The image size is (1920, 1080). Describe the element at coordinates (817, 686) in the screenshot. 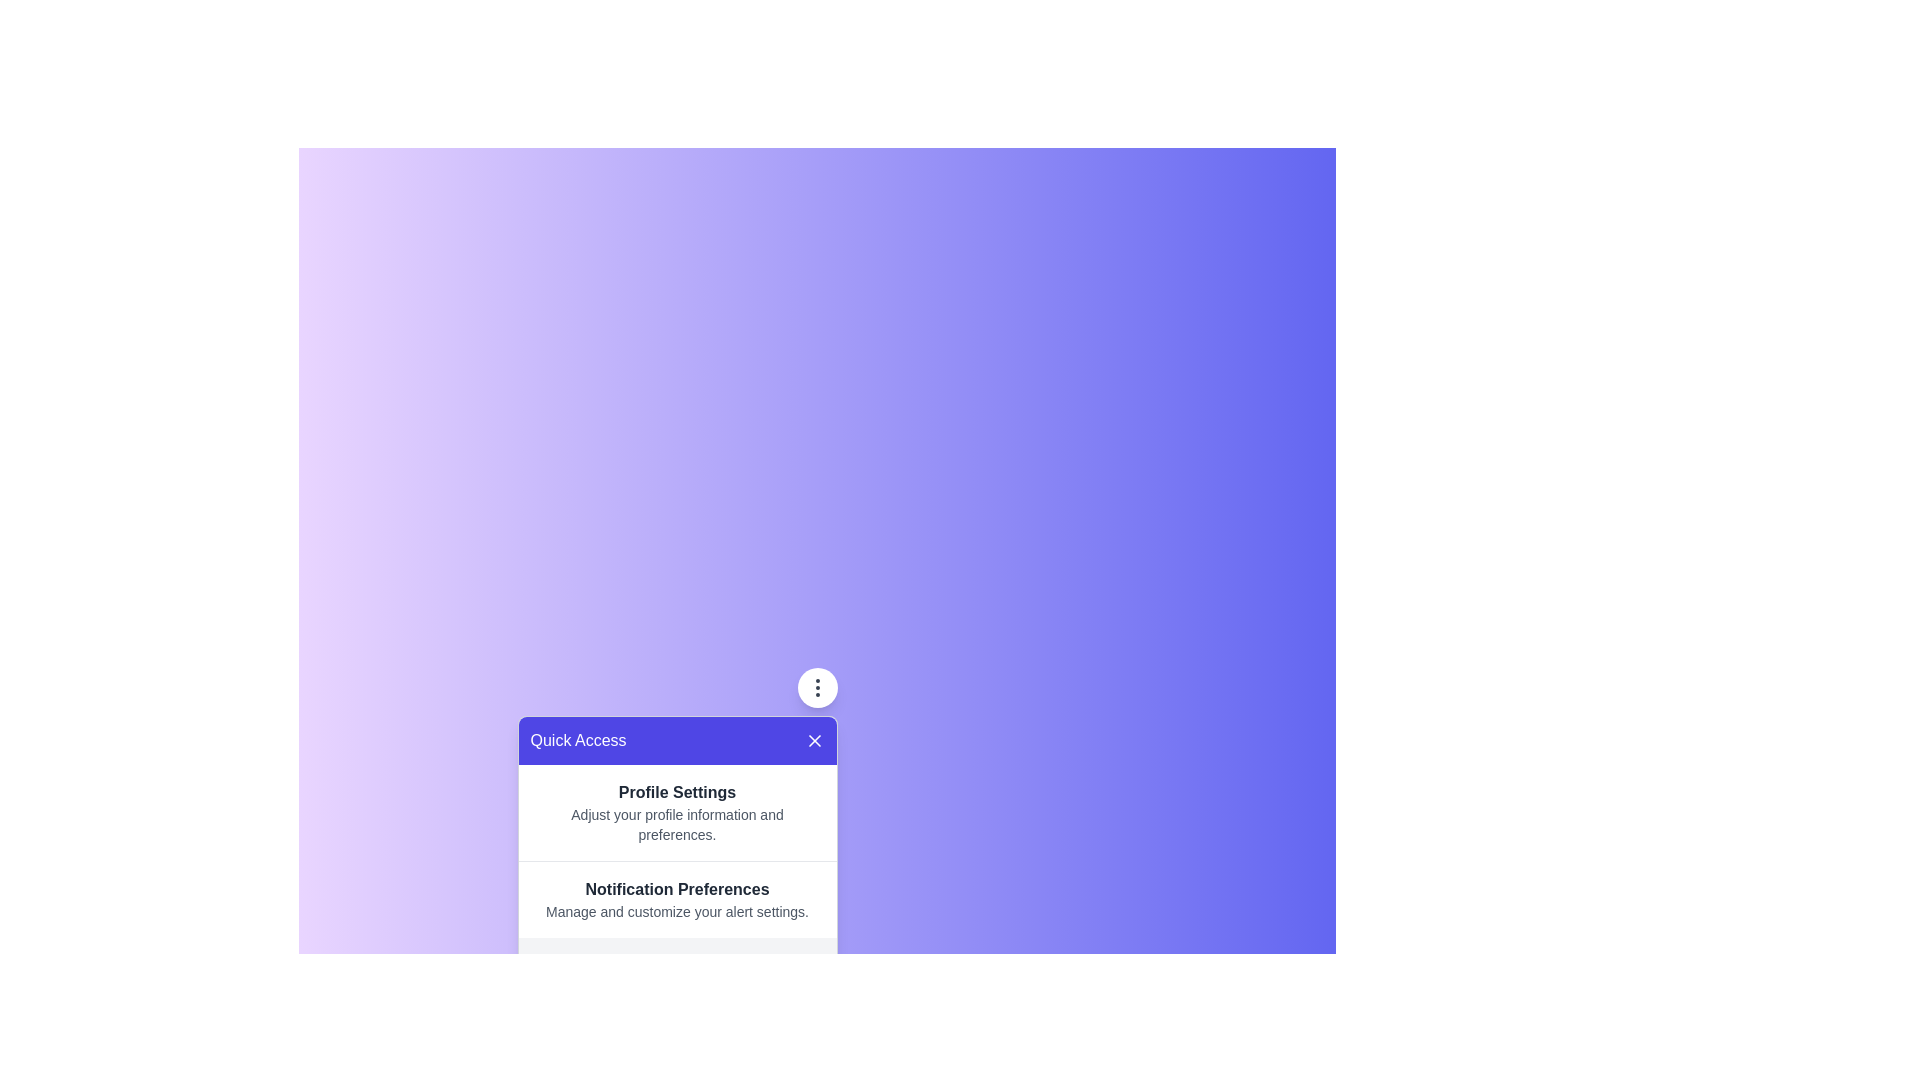

I see `the Icon button in the top-right corner of the 'Quick Access' panel` at that location.